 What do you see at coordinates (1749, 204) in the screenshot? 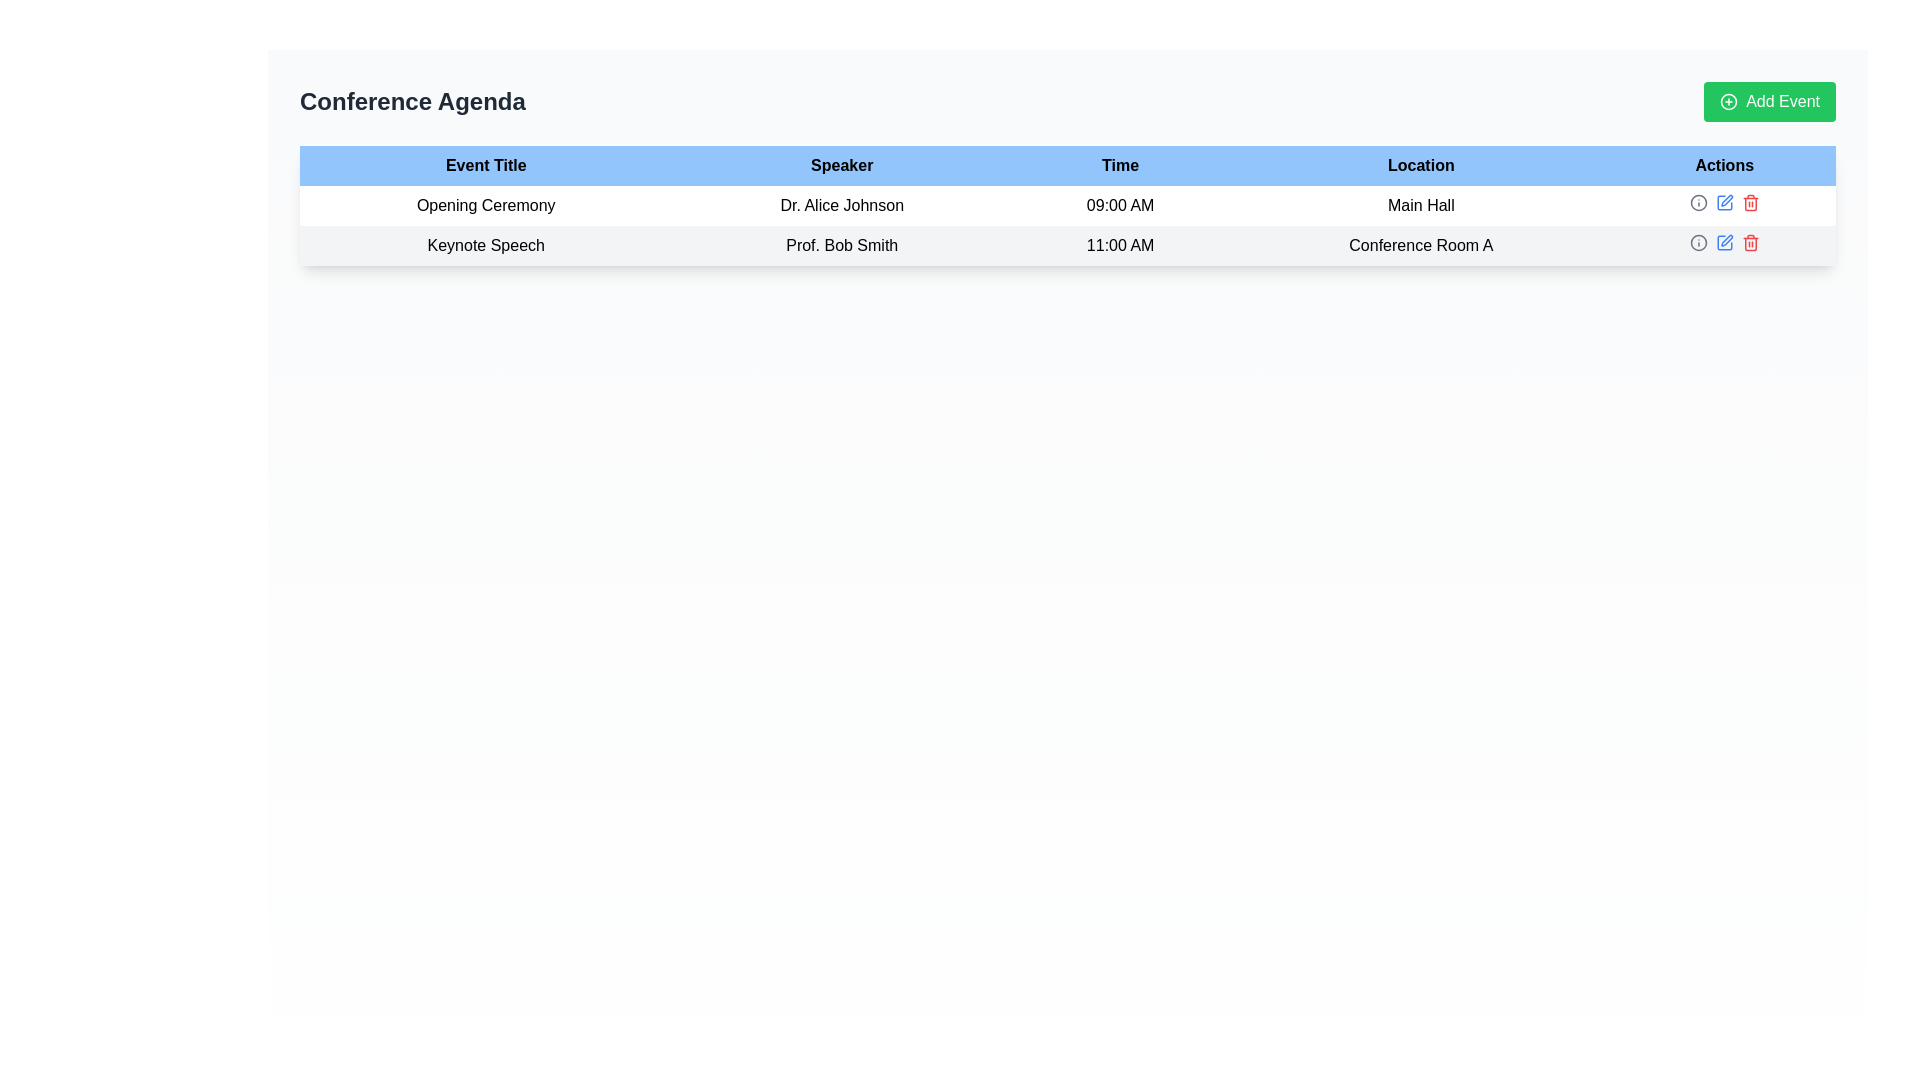
I see `the vertical rectangle with a rounded bottom edge inside the trash can icon, which represents the delete functionality in the 'Actions' column of the second row corresponding to the 'Keynote Speech' entry` at bounding box center [1749, 204].